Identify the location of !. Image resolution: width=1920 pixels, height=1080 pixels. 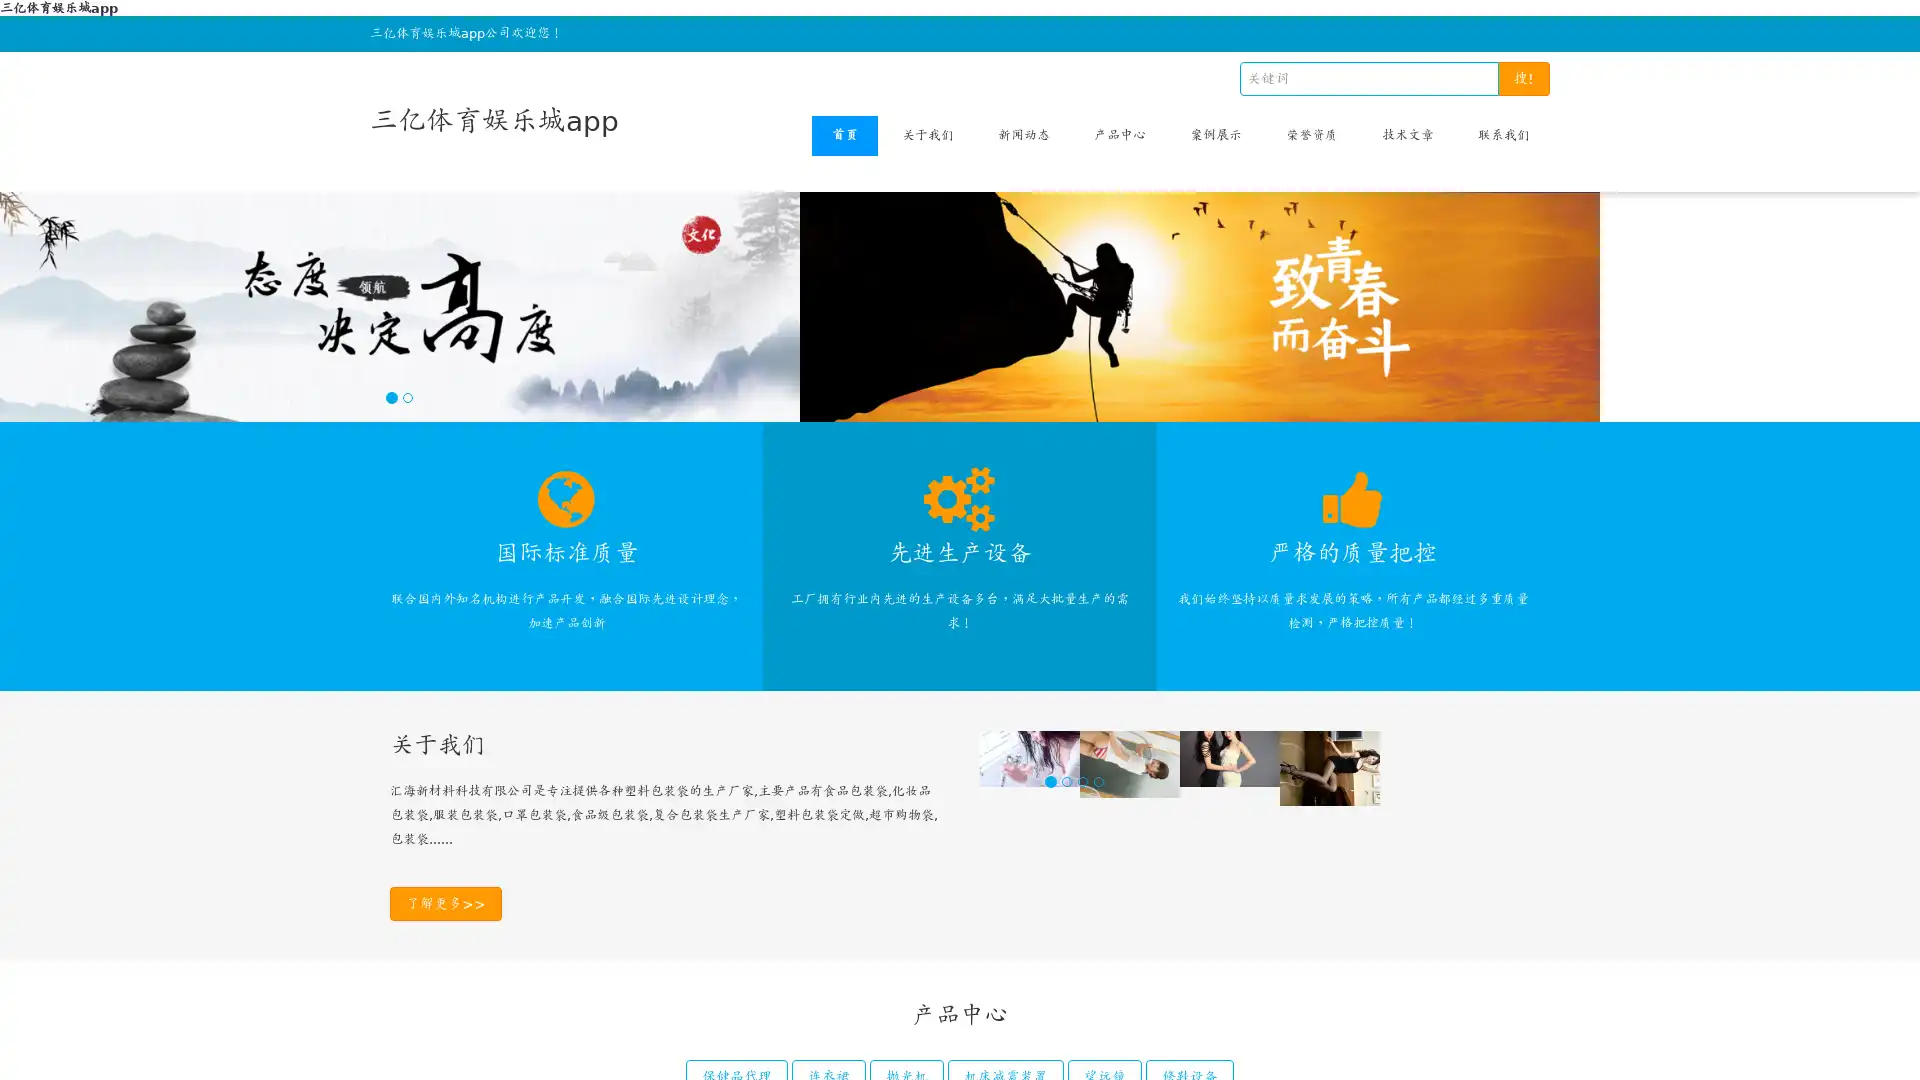
(1523, 77).